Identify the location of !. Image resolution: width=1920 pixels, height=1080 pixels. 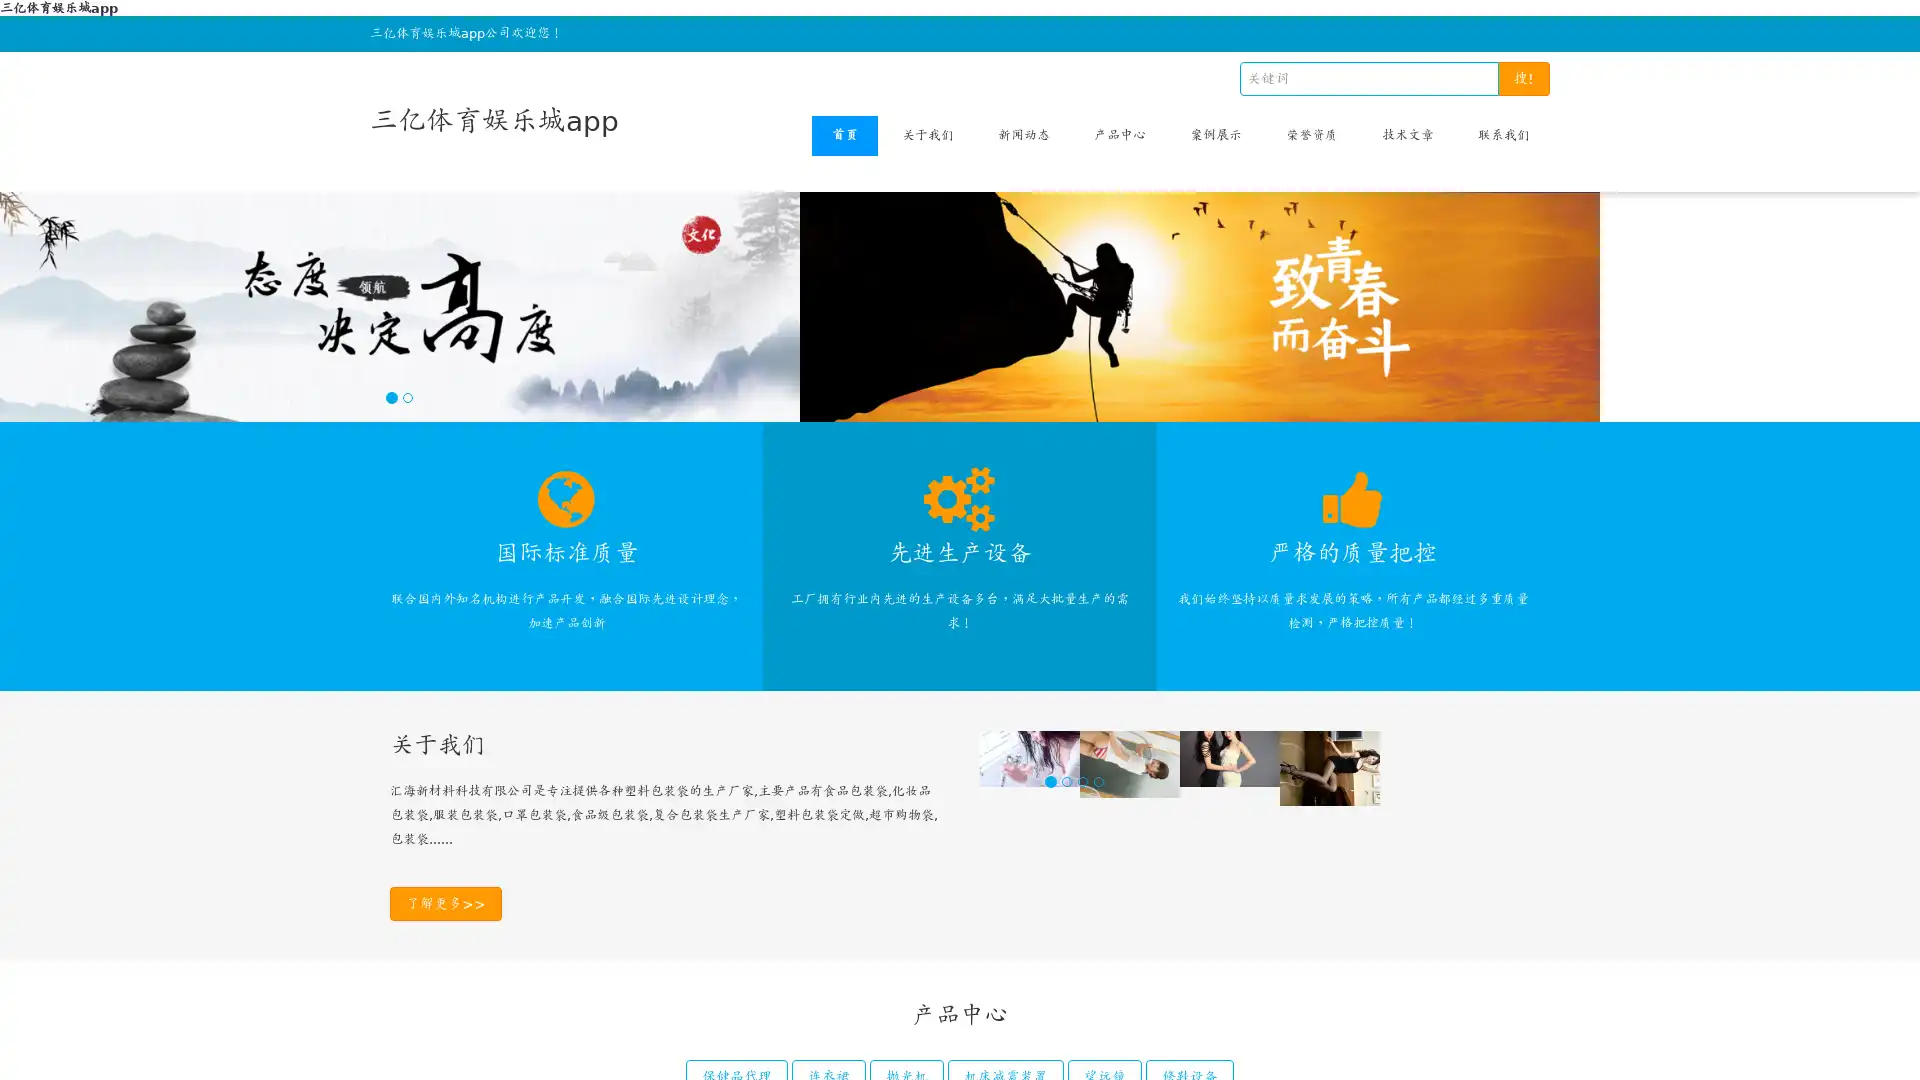
(1523, 77).